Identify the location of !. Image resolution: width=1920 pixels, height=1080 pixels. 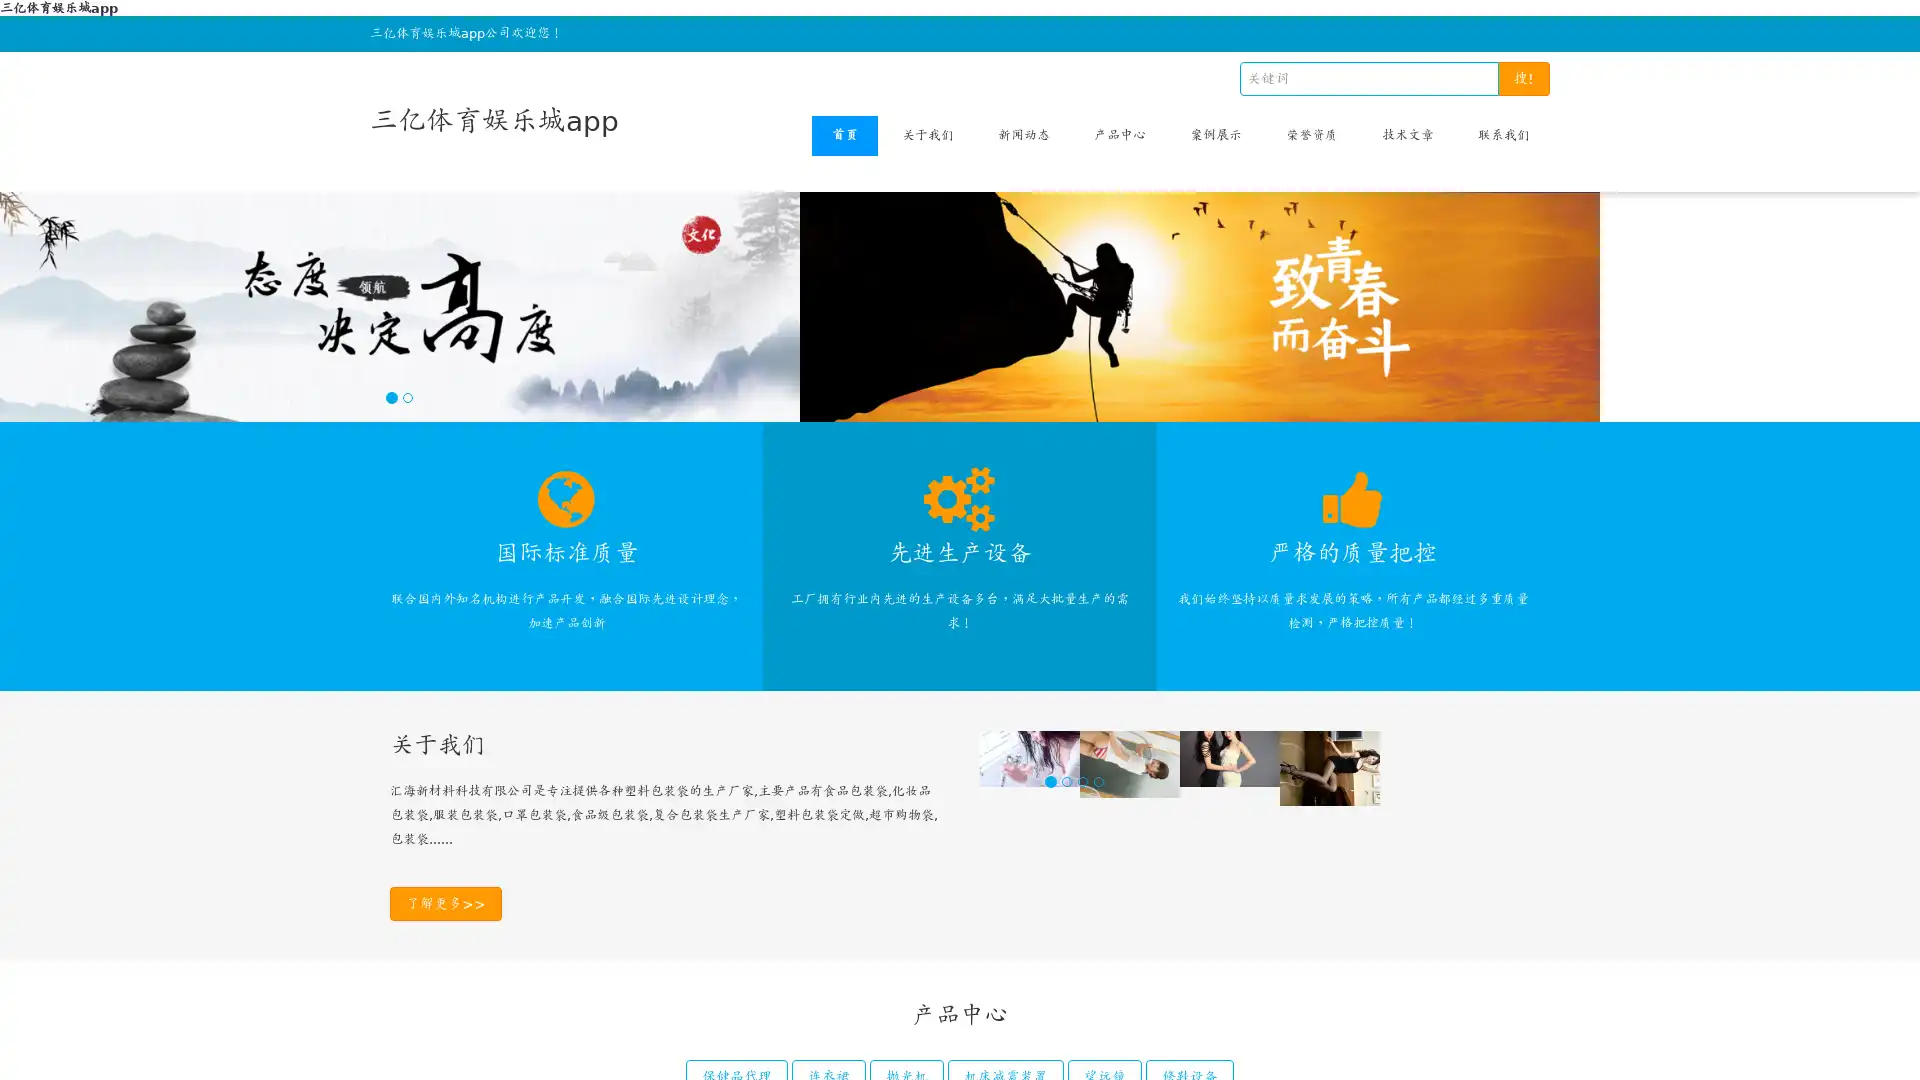
(1523, 77).